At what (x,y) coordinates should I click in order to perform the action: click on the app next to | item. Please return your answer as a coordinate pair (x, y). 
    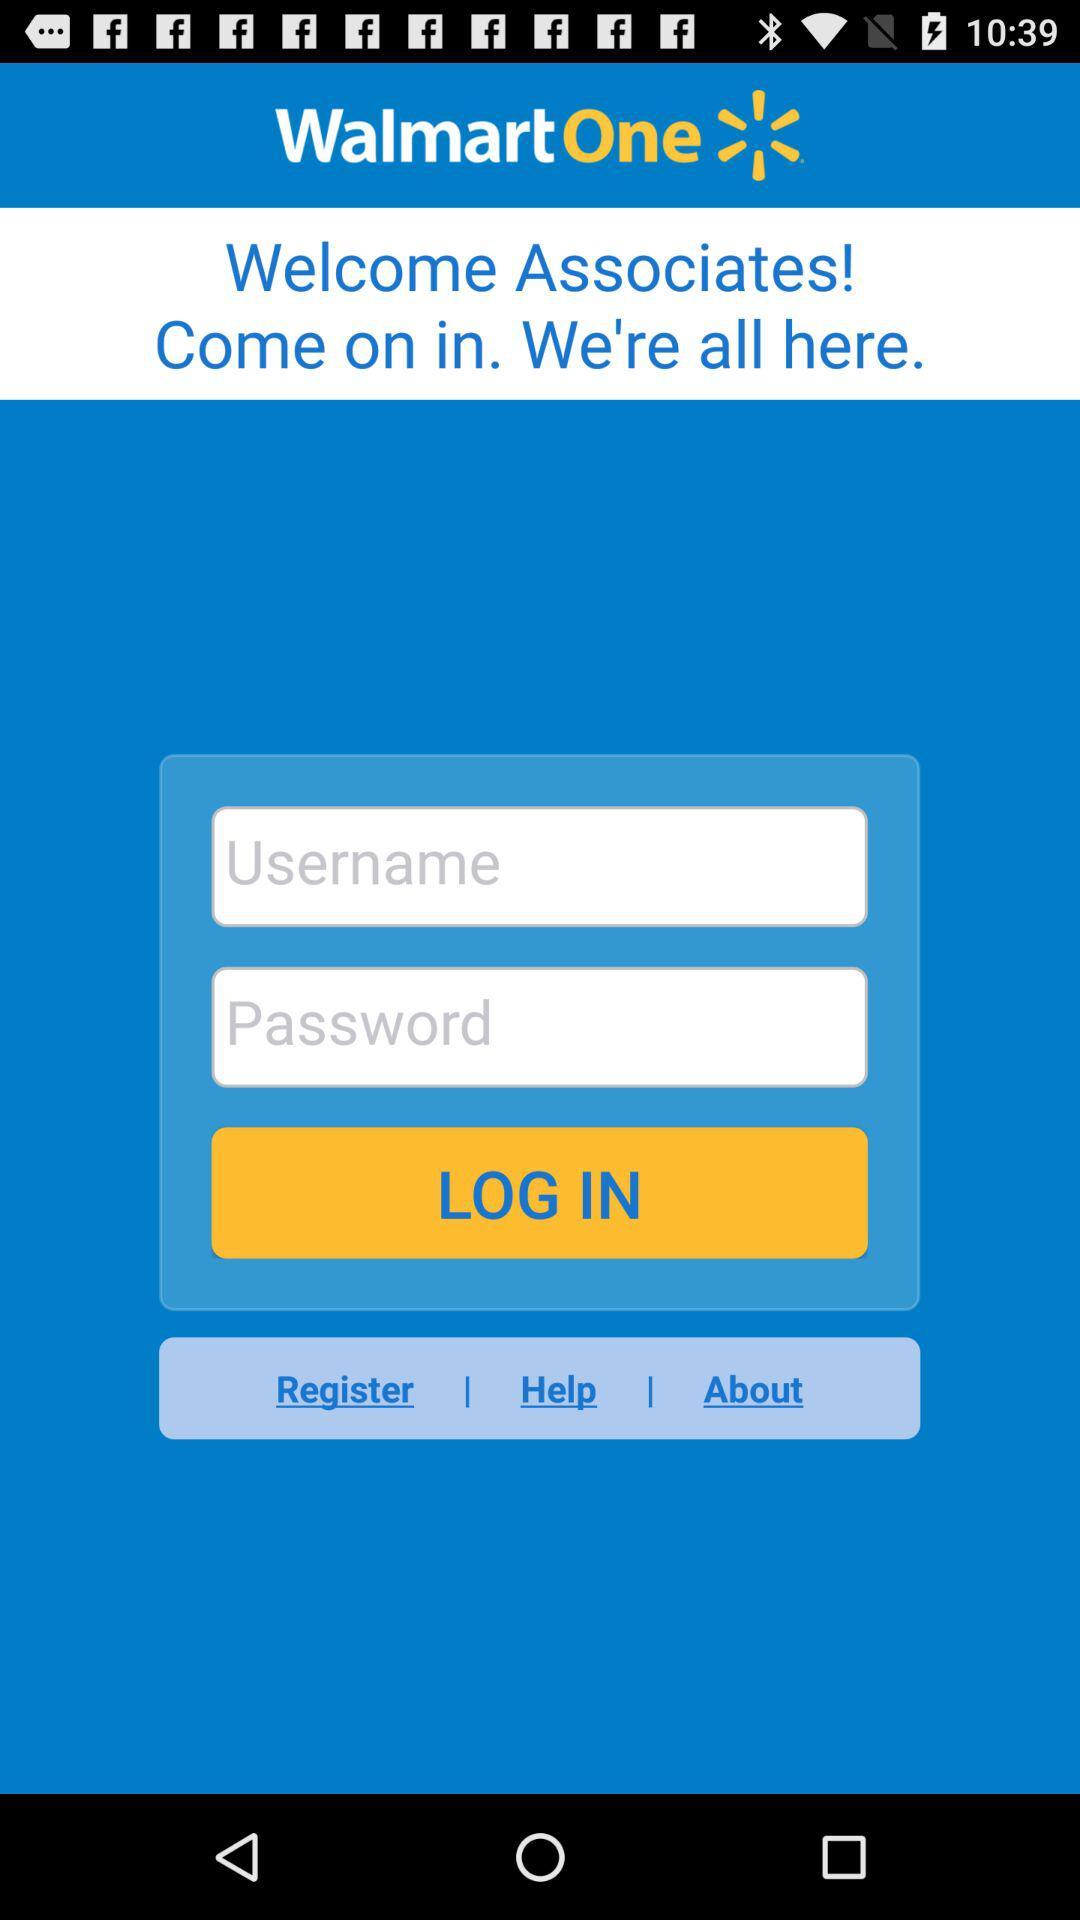
    Looking at the image, I should click on (558, 1387).